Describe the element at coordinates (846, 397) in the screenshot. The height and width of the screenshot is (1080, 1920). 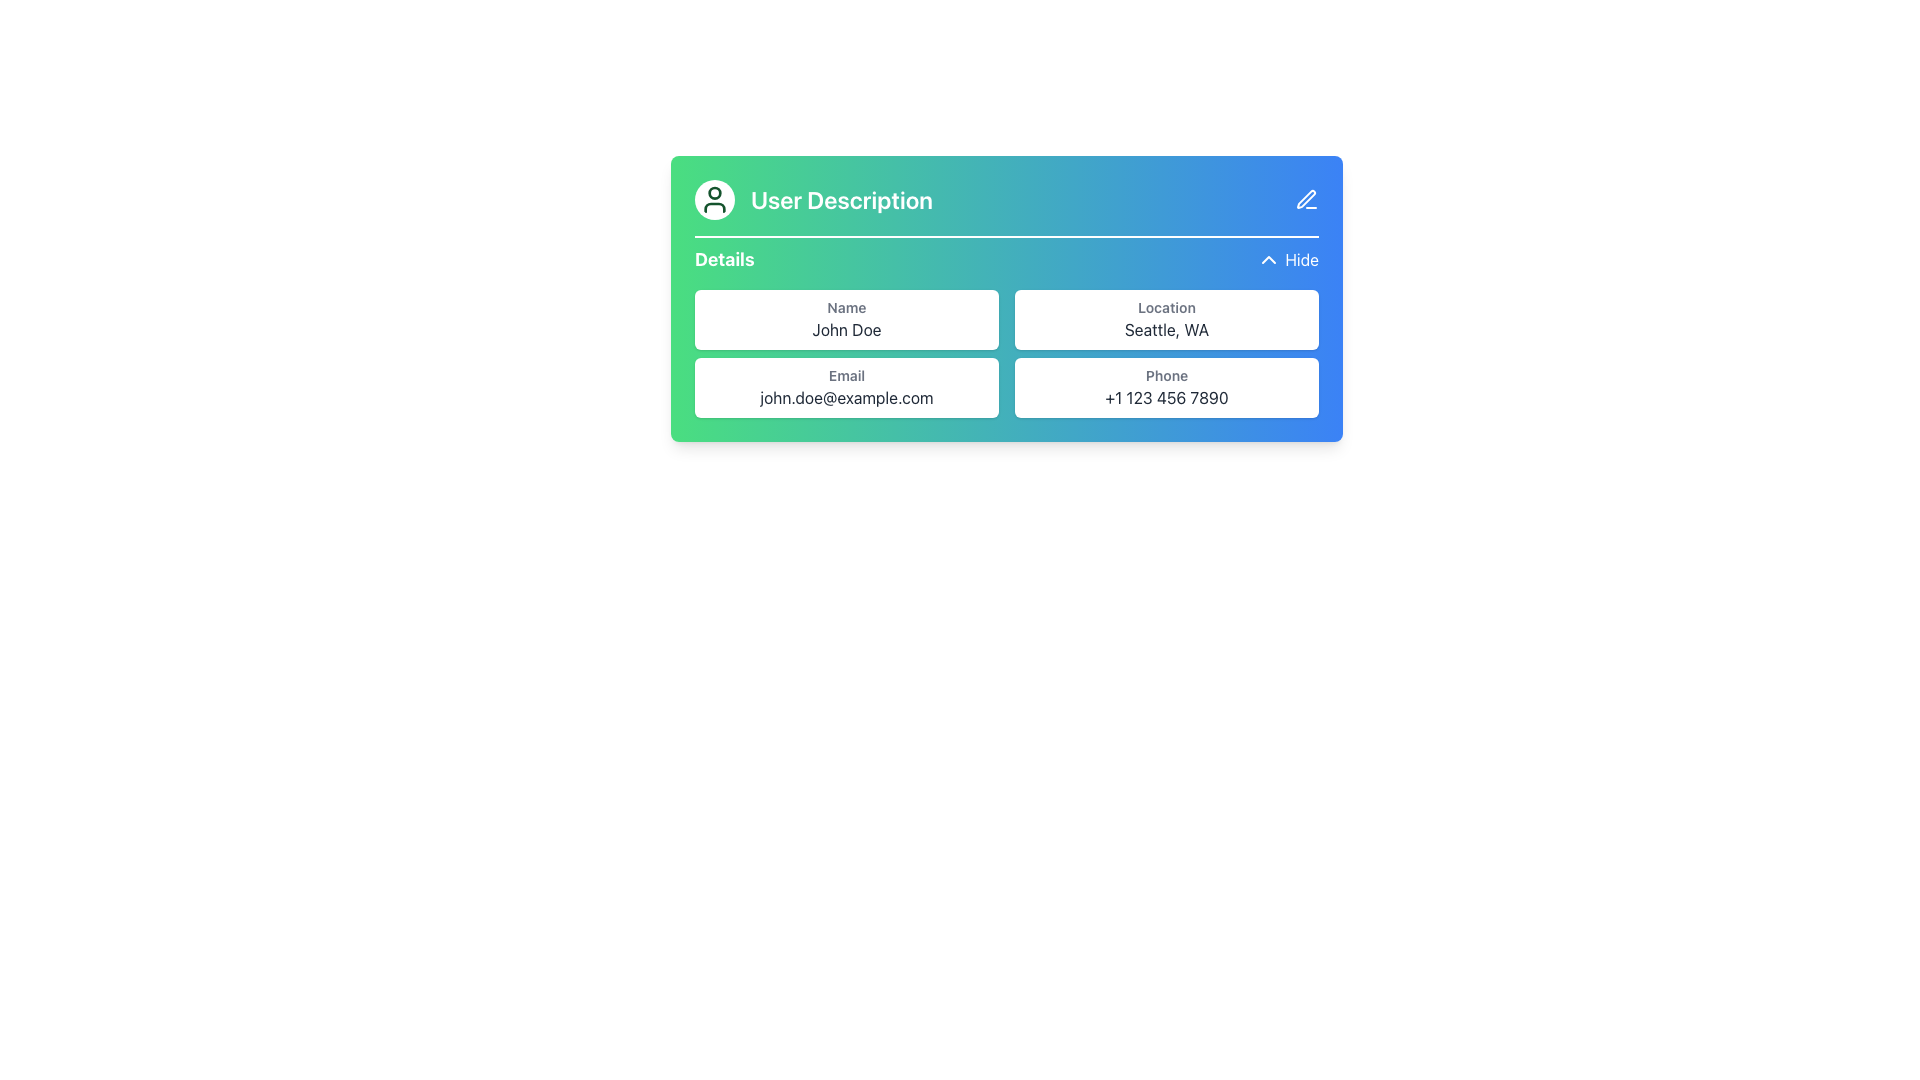
I see `the static text display showing the user's email address, located in the user profile card beneath the 'Email' label` at that location.